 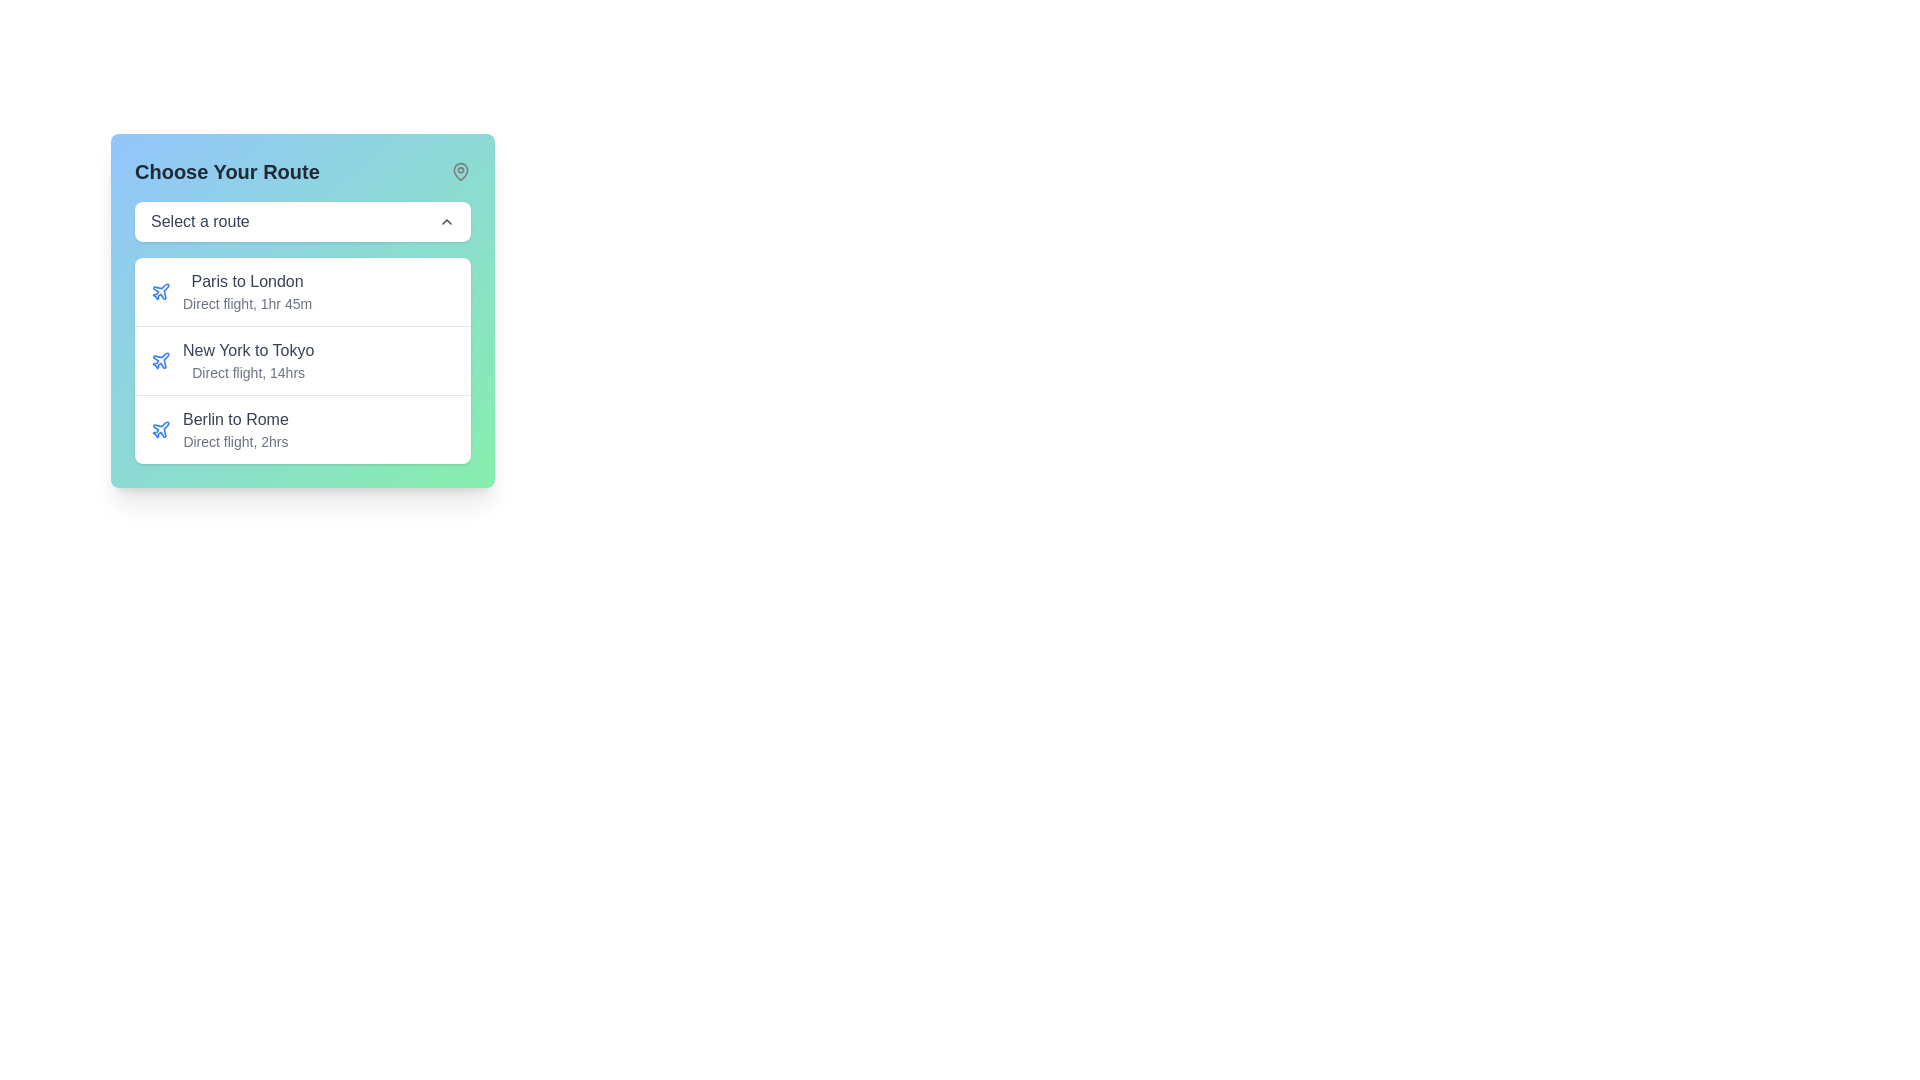 What do you see at coordinates (235, 419) in the screenshot?
I see `the static text label that serves as the title for a flight route option in the third row under 'Choose Your Route'` at bounding box center [235, 419].